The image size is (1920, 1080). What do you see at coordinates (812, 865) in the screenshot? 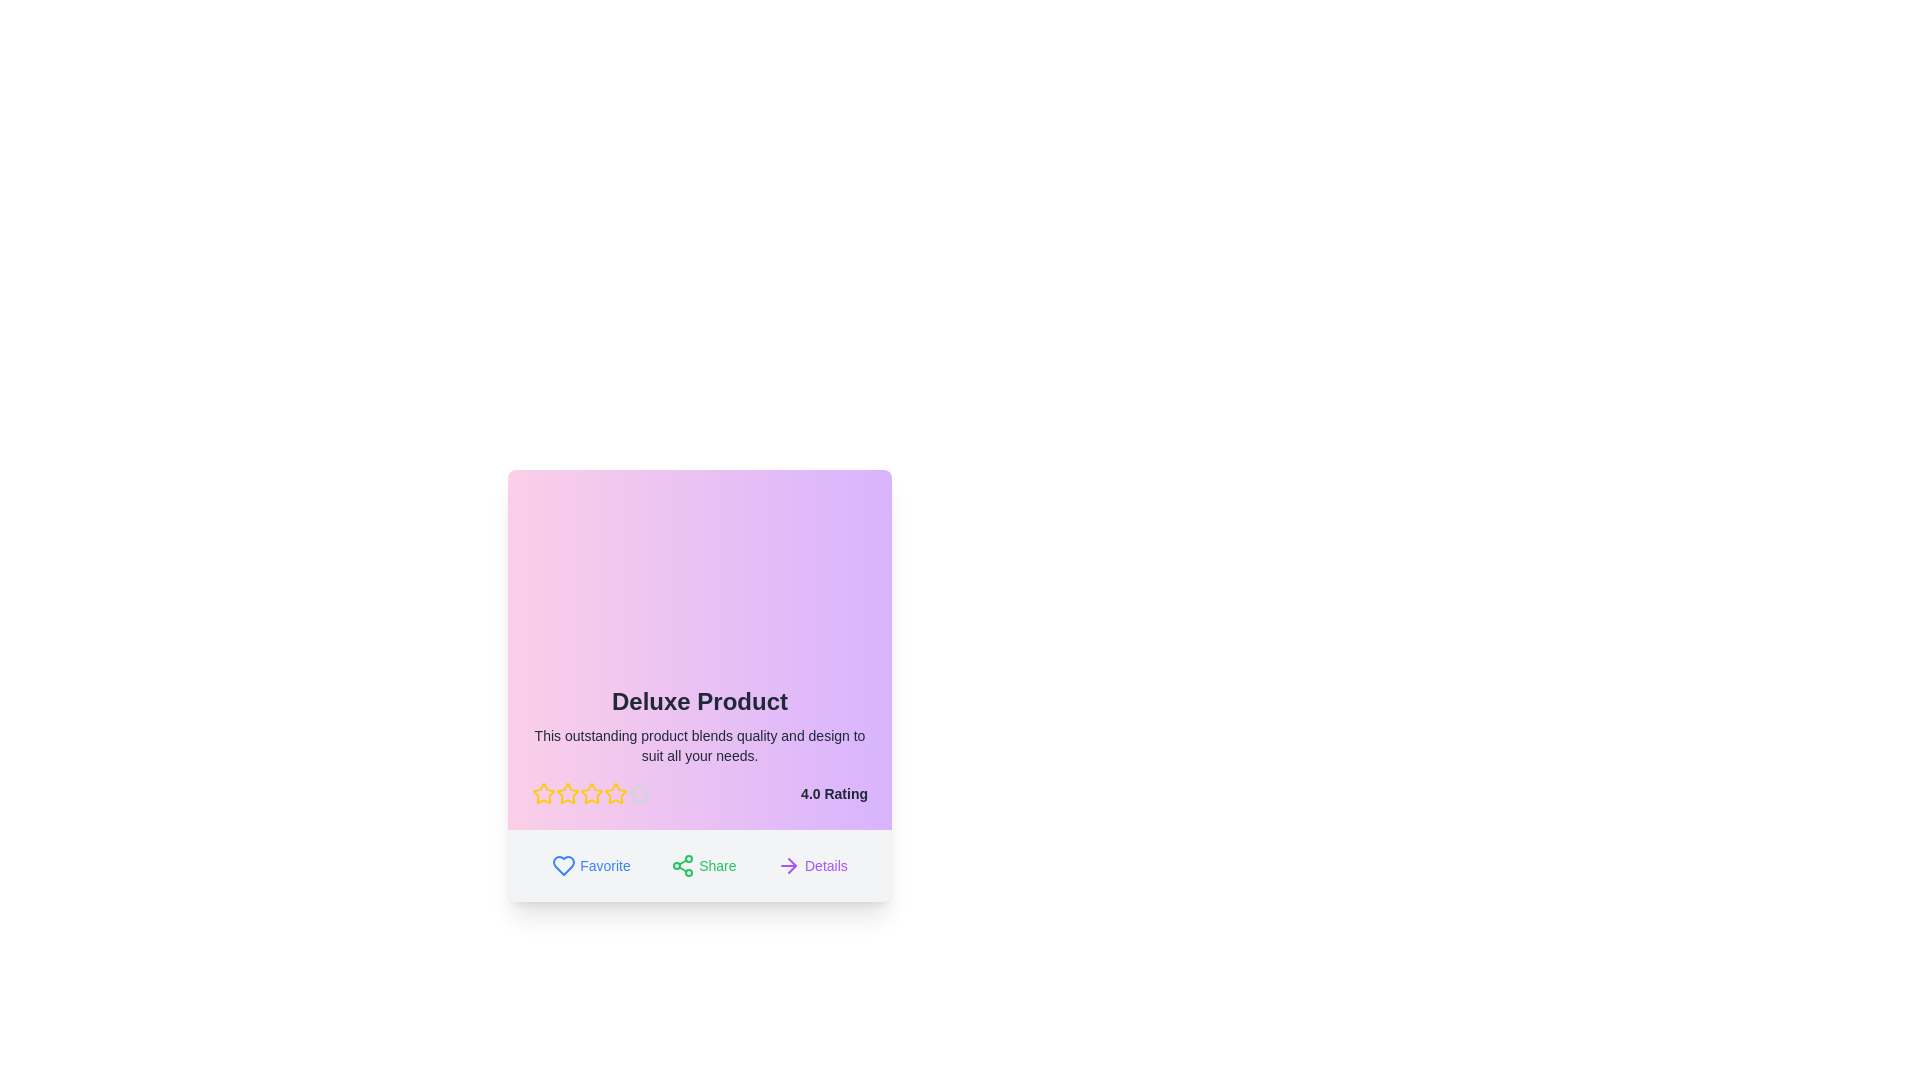
I see `the 'Details' button, which is located at the rightmost position in a group of three buttons` at bounding box center [812, 865].